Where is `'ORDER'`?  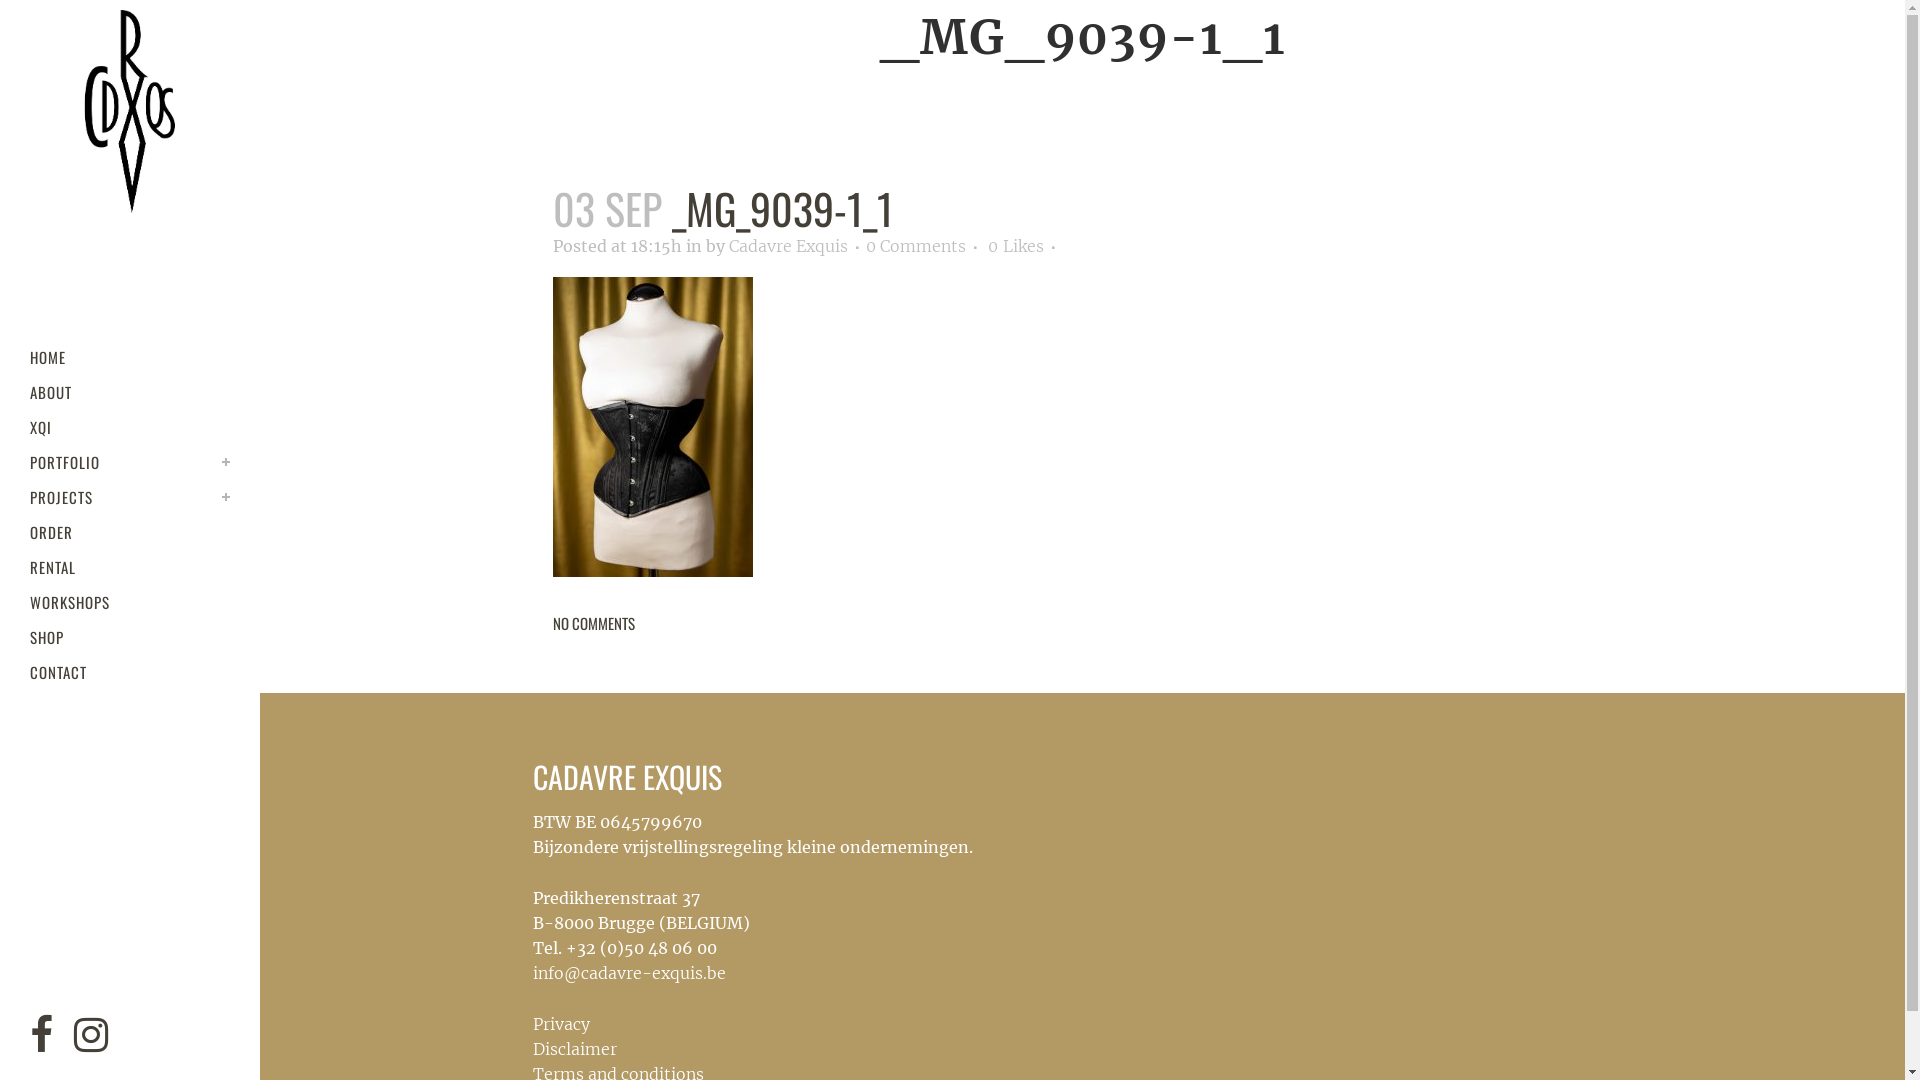
'ORDER' is located at coordinates (128, 531).